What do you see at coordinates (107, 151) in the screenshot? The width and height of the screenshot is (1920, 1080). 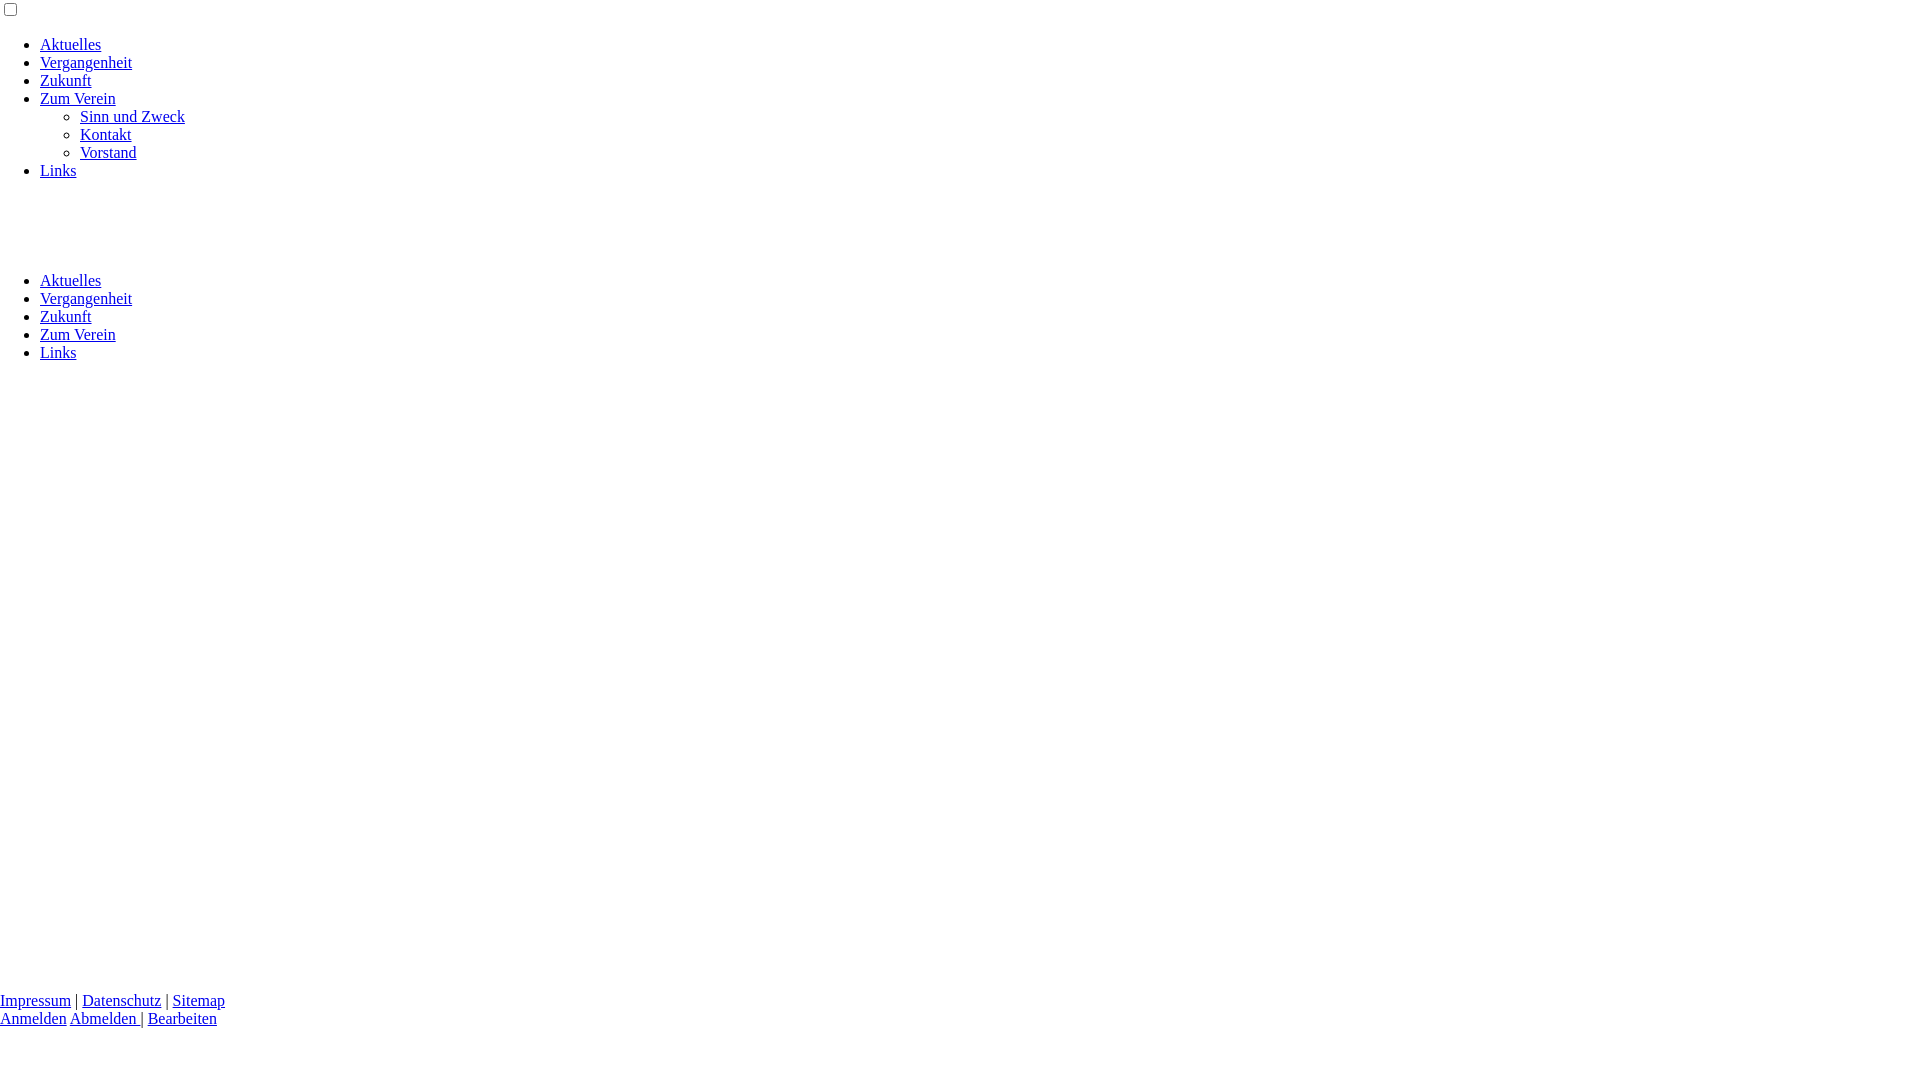 I see `'Vorstand'` at bounding box center [107, 151].